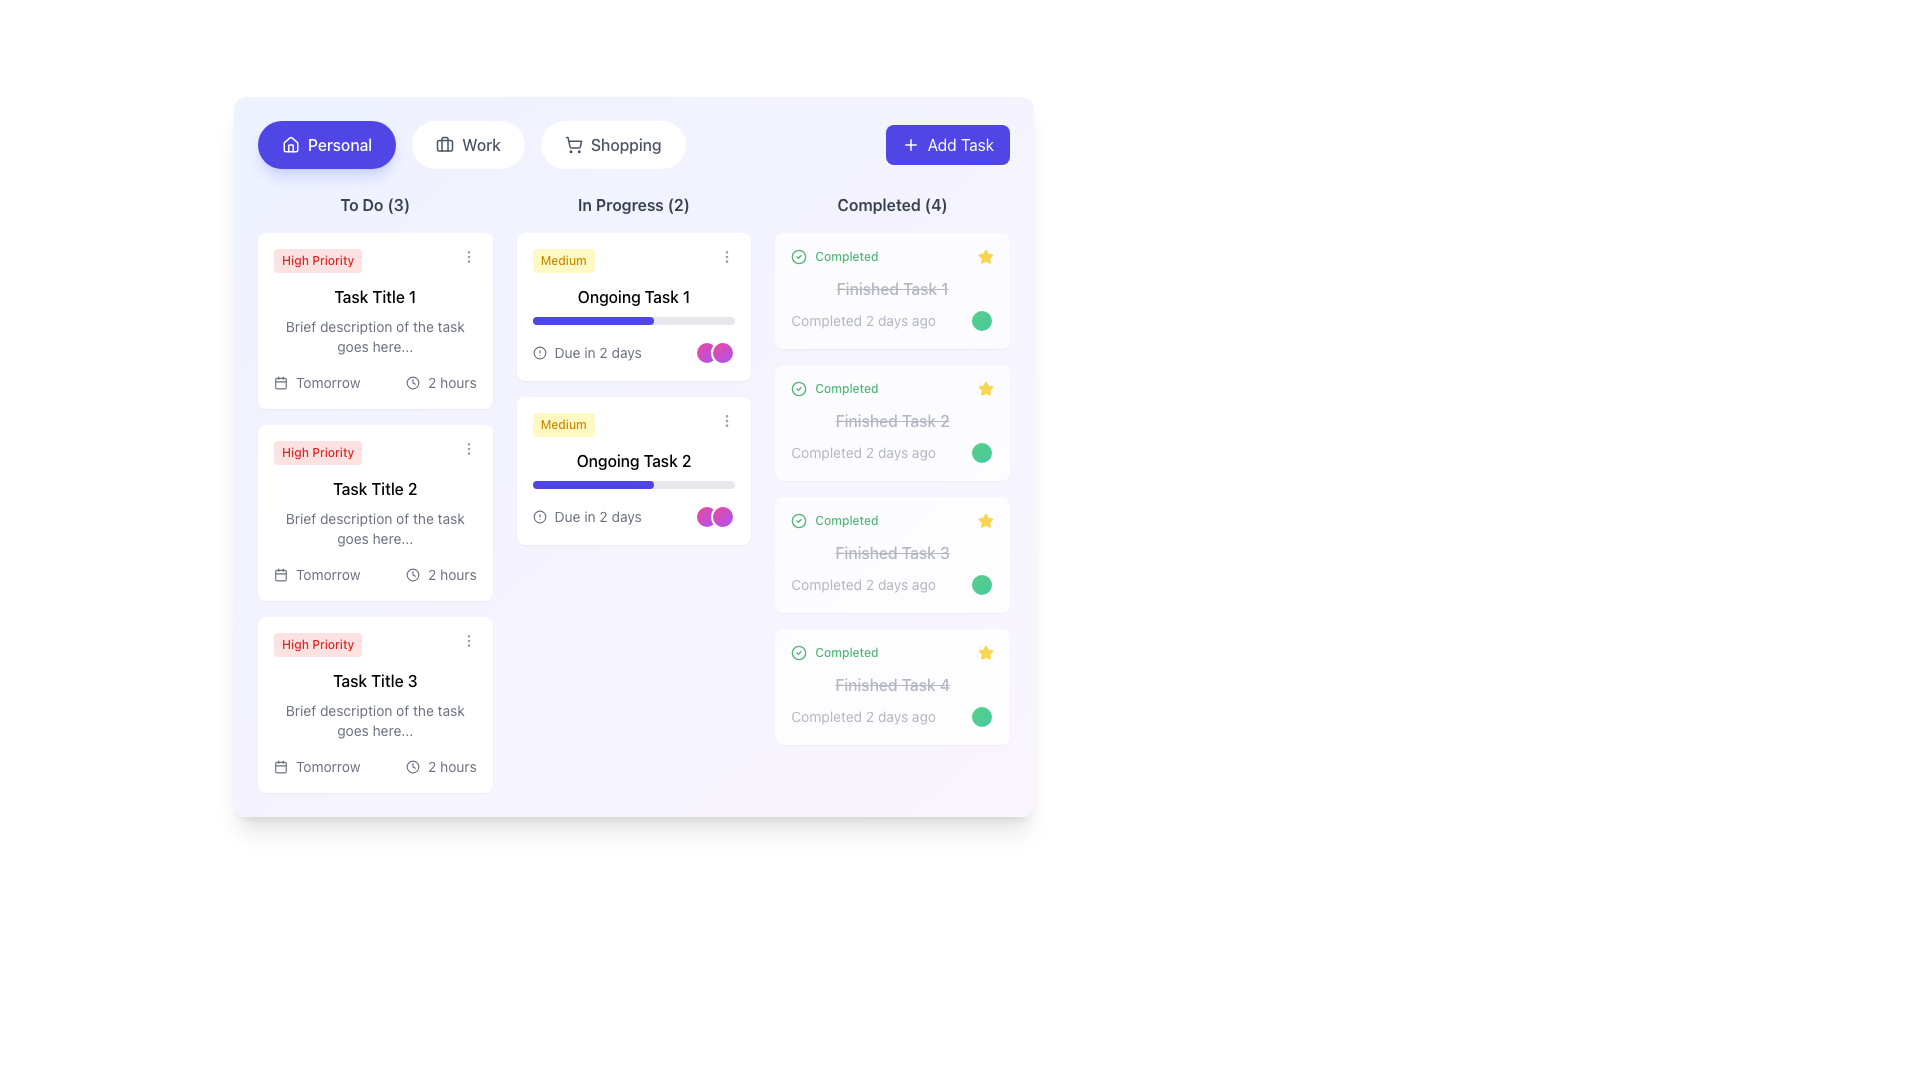 The width and height of the screenshot is (1920, 1080). Describe the element at coordinates (863, 716) in the screenshot. I see `the text label that indicates the completion time for 'Finished Task 4', which is located in the lower-right corner of the interface and aligned with a green circular icon` at that location.